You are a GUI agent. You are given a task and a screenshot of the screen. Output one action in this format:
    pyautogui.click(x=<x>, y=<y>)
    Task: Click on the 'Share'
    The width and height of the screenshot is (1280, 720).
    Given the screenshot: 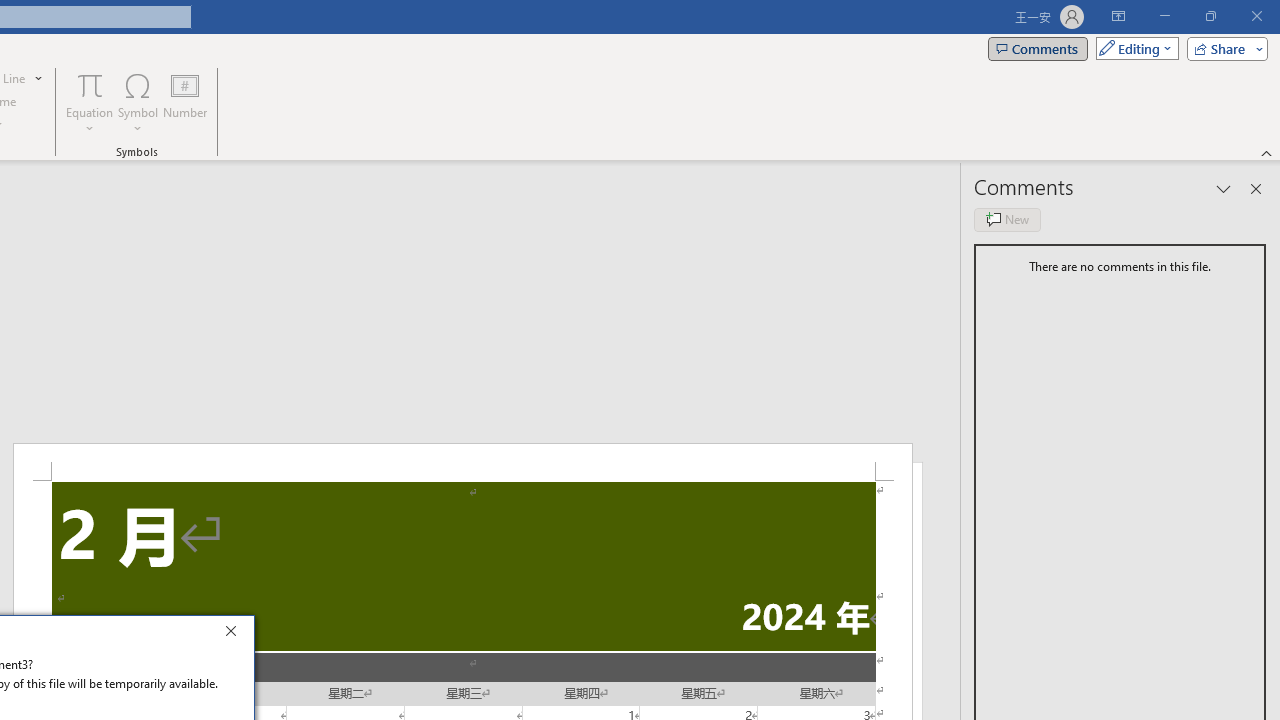 What is the action you would take?
    pyautogui.click(x=1222, y=47)
    